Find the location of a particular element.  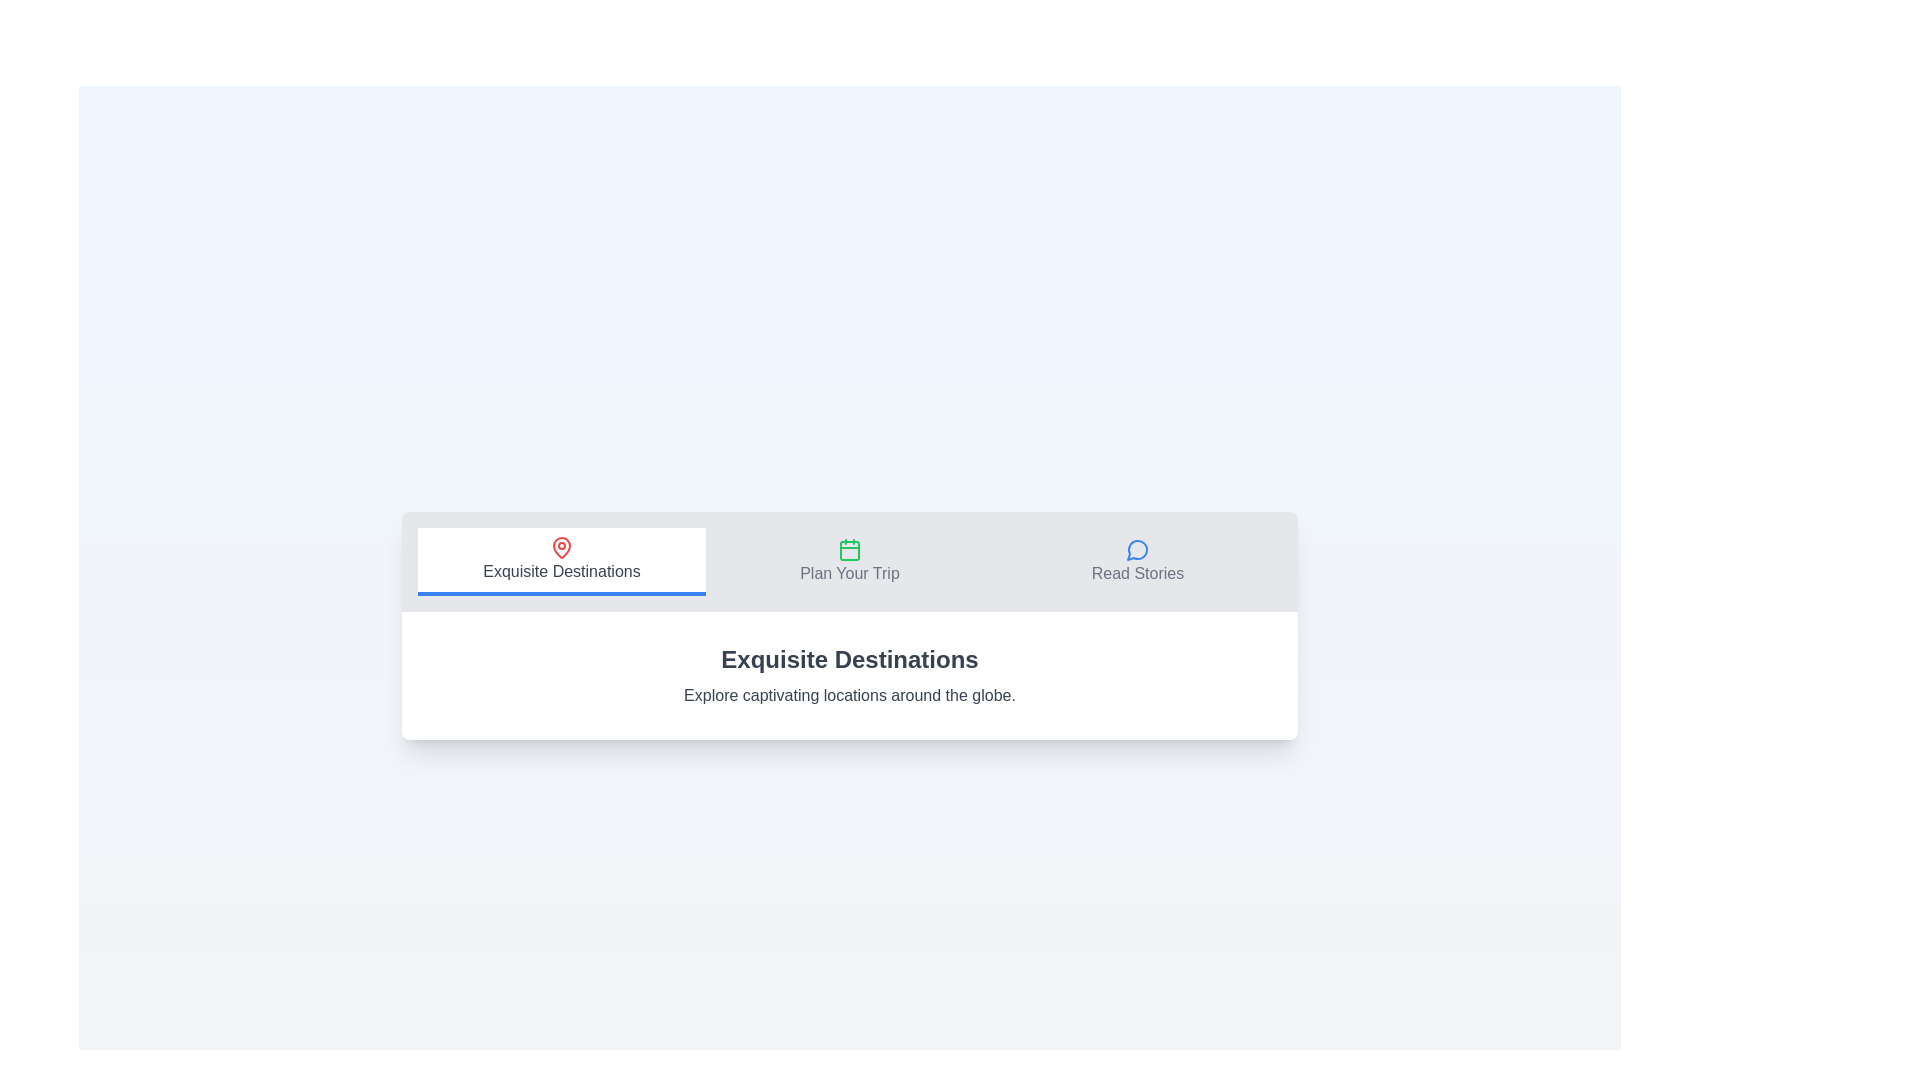

the Read Stories tab in the navigation bar is located at coordinates (1137, 562).